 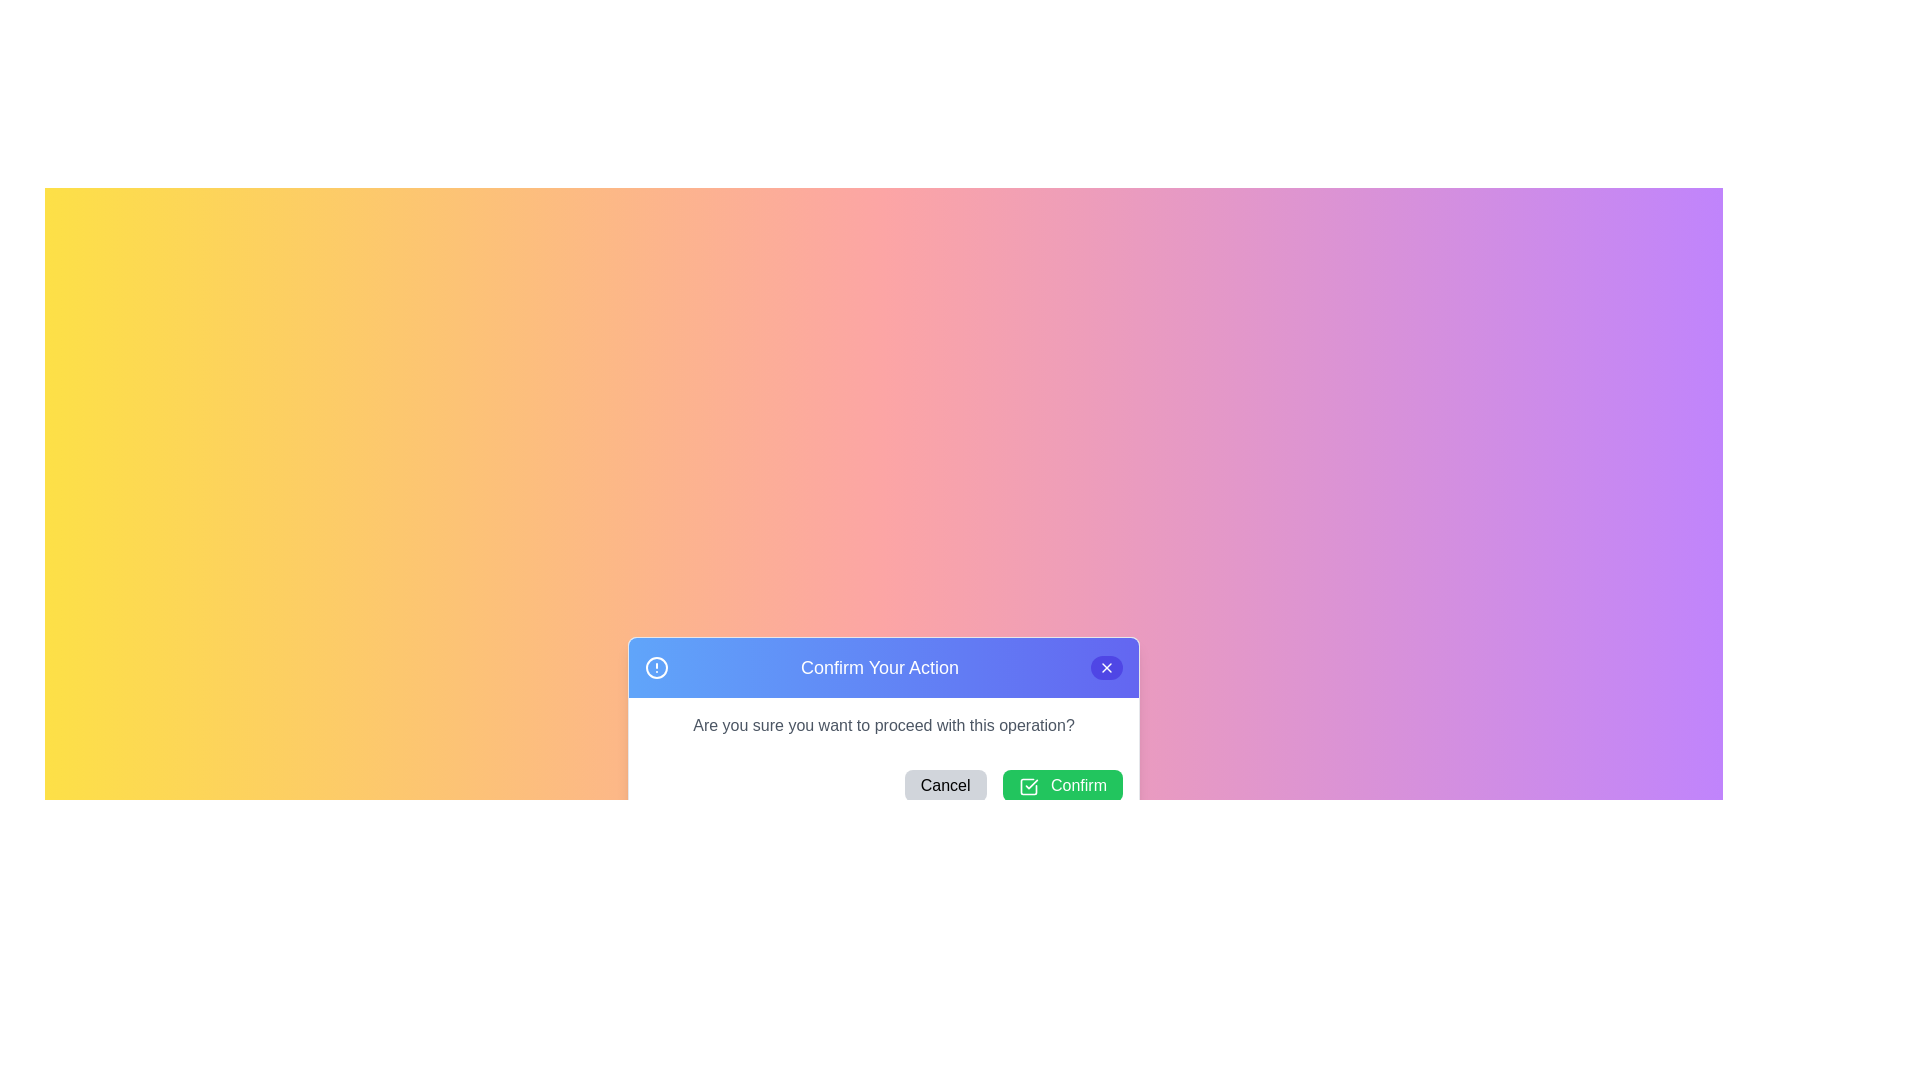 I want to click on the Header bar with the text 'Confirm Your Action', which features a gradient background and is positioned at the top of the dialog box, so click(x=882, y=667).